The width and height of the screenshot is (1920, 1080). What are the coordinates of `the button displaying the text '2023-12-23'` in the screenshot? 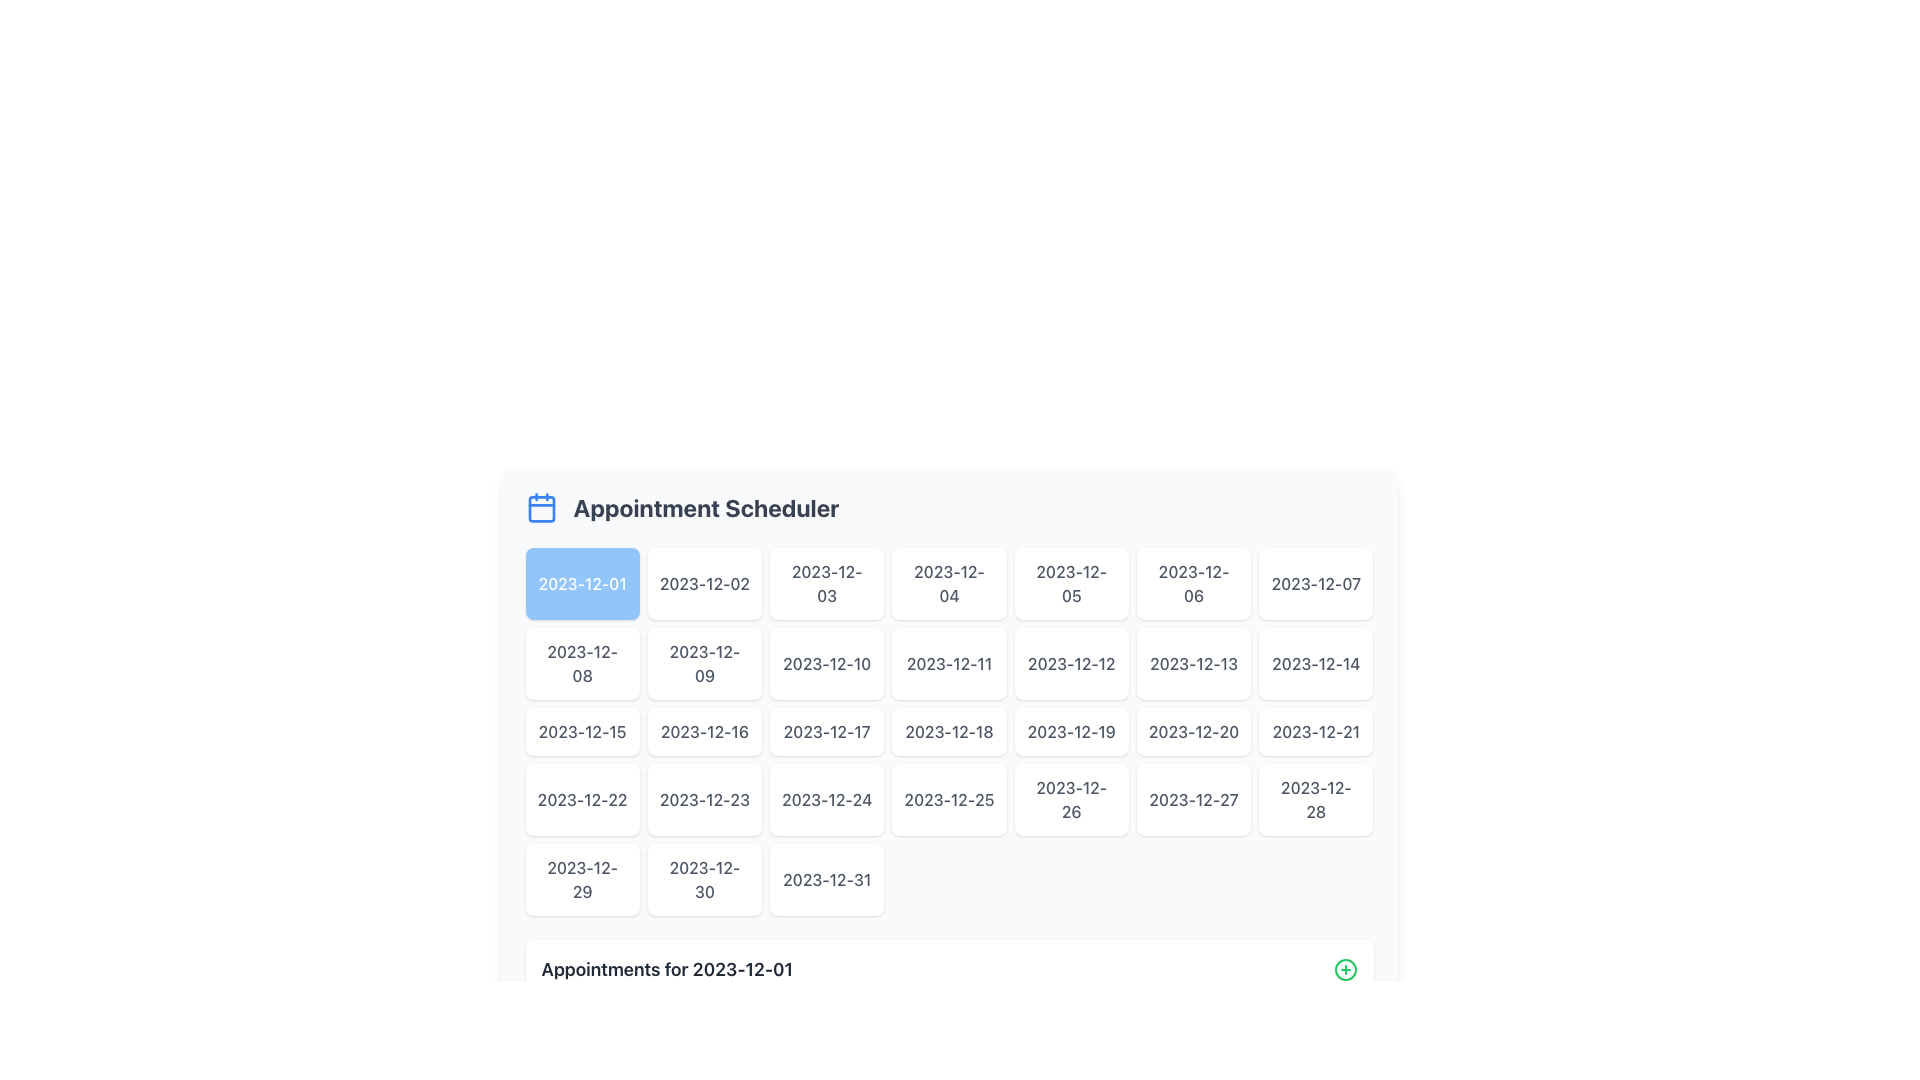 It's located at (704, 798).